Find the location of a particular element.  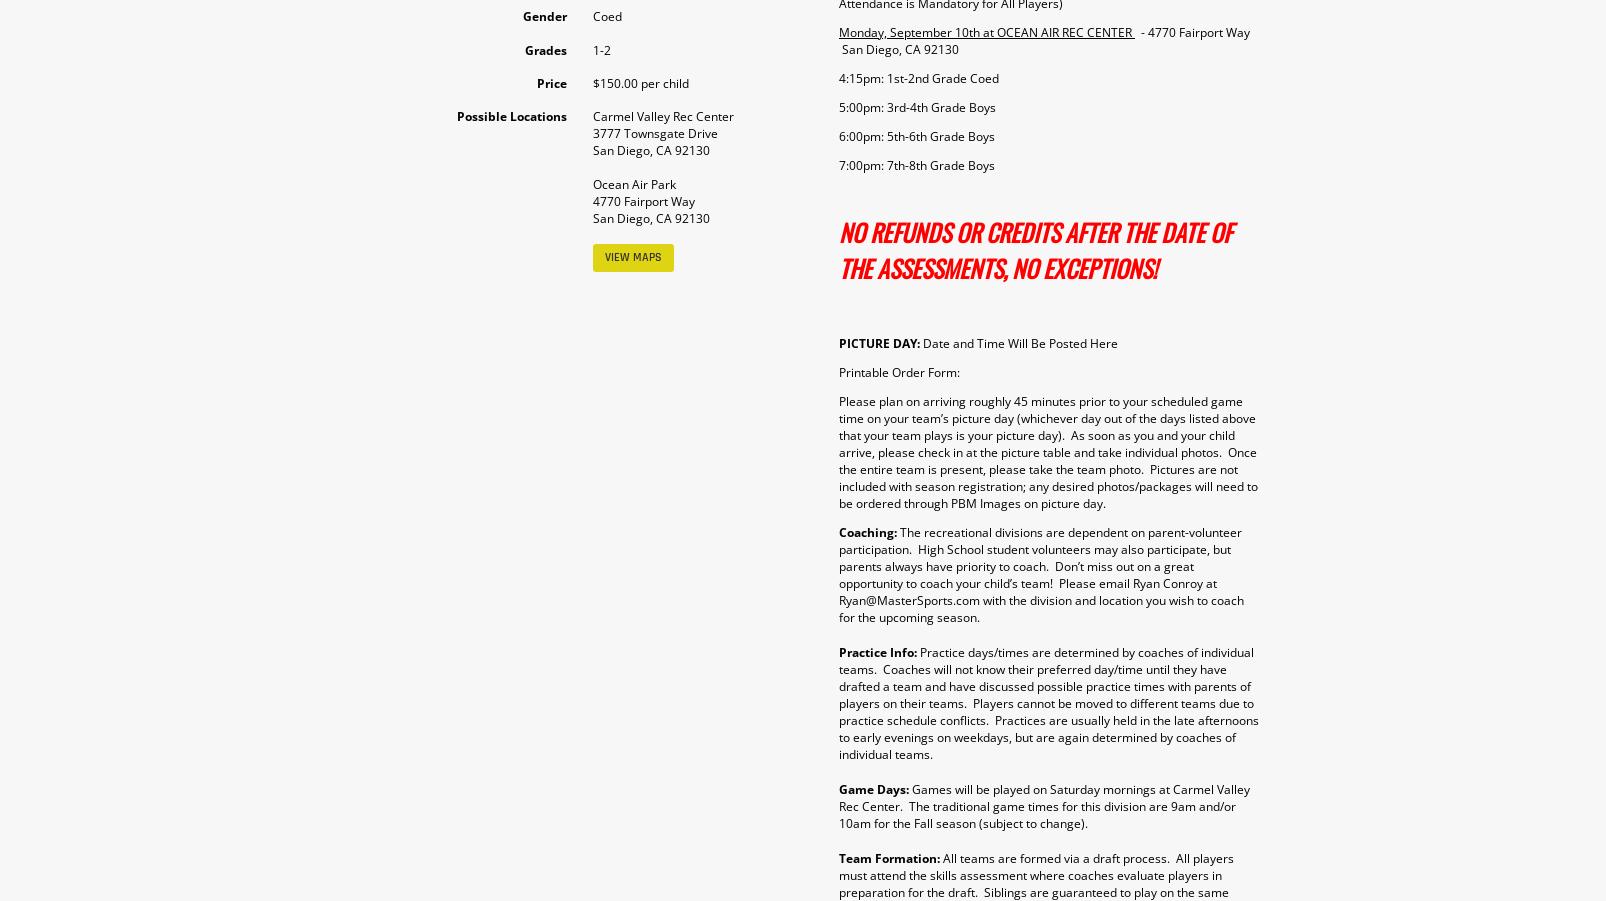

'Monday, September 10th at OCEAN AIR REC CENTER' is located at coordinates (986, 30).